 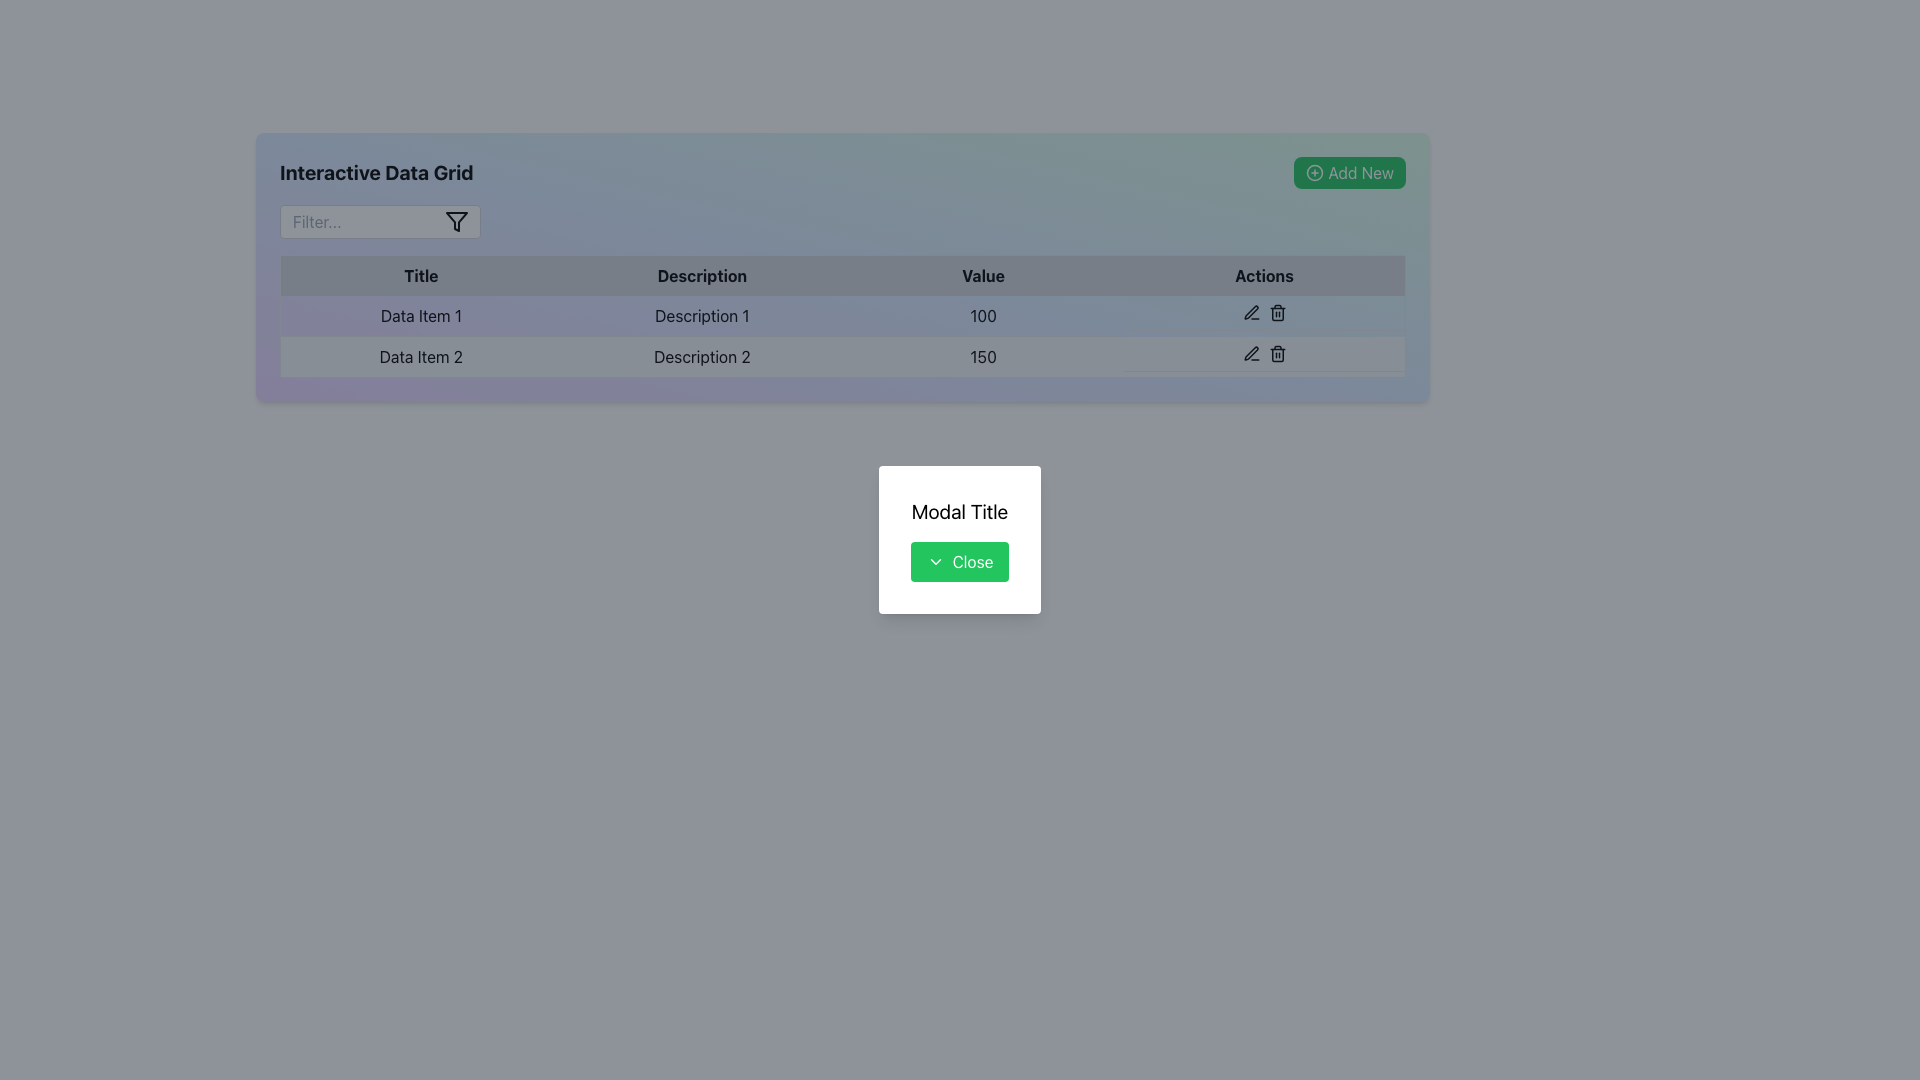 I want to click on the pen icon button located in the Actions column of the table, so click(x=1250, y=352).